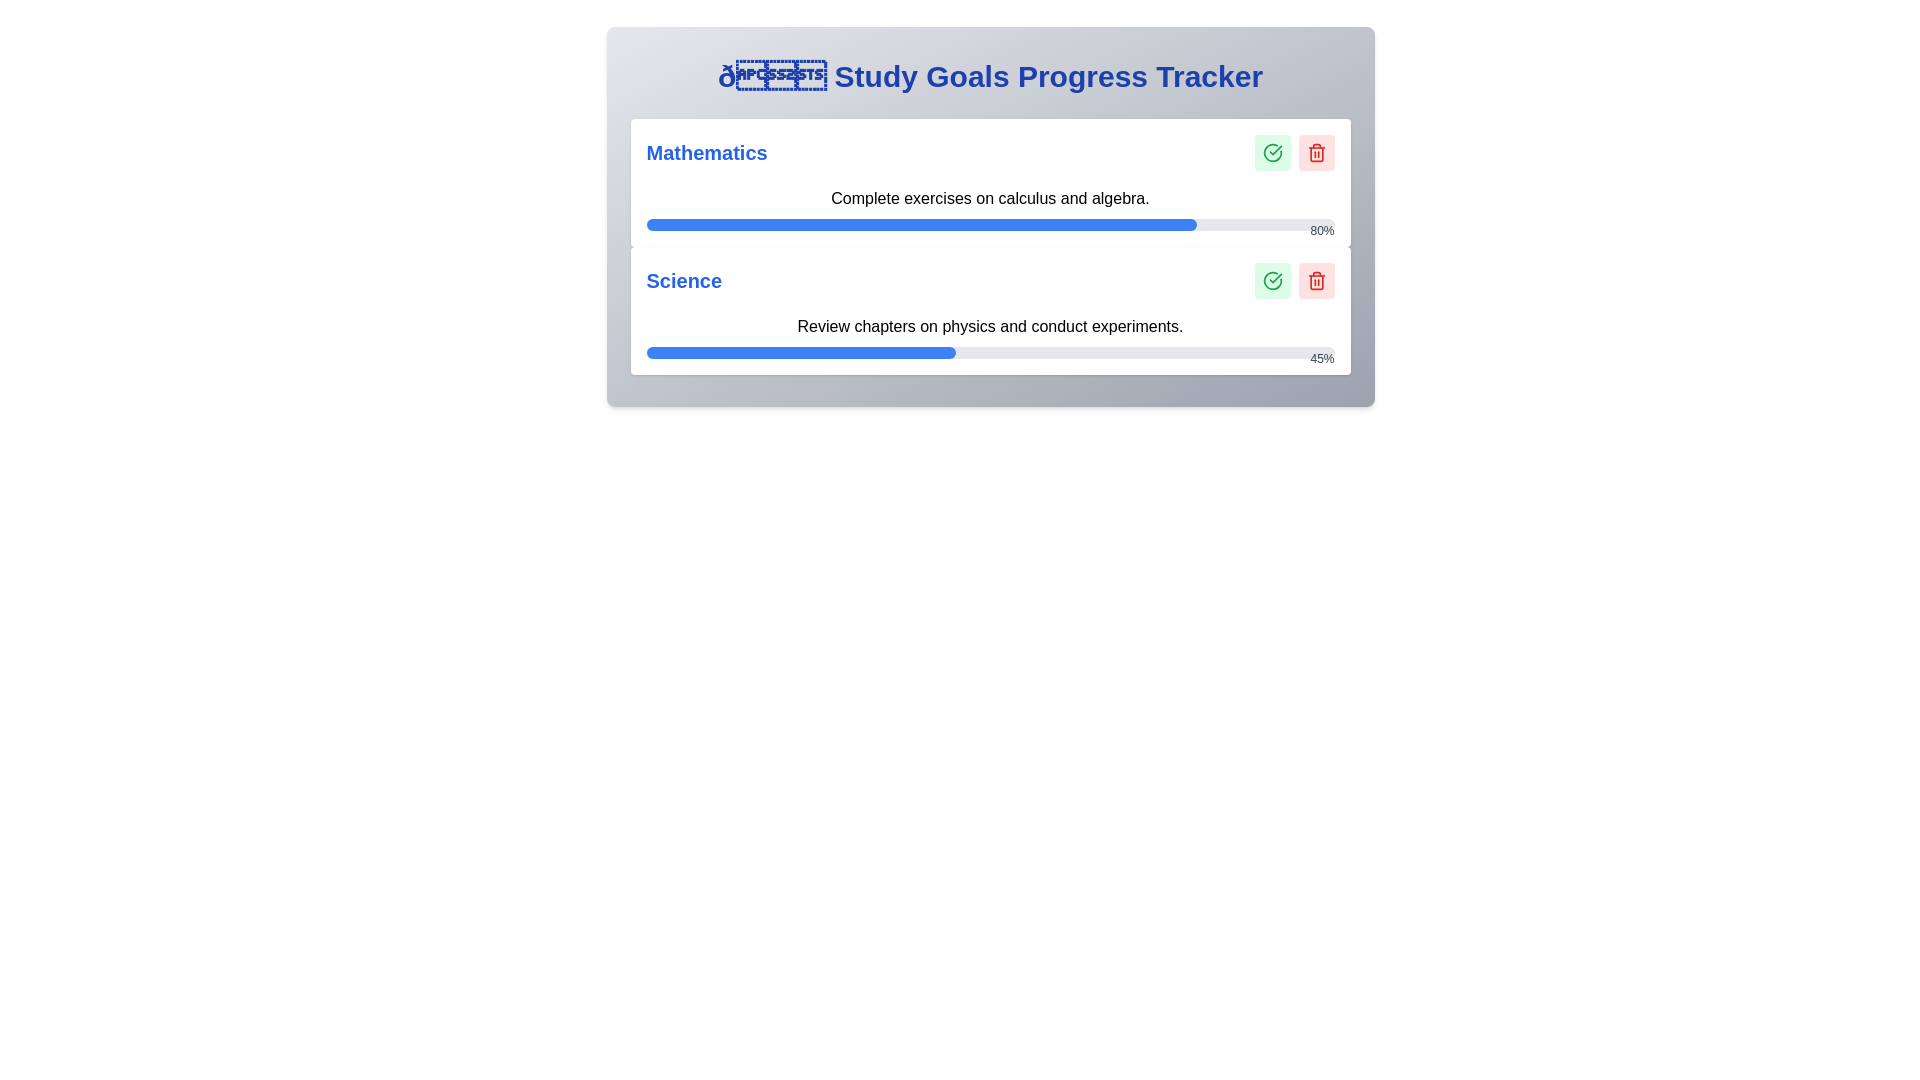 This screenshot has width=1920, height=1080. I want to click on the 'delete' action button located in the upper-right section of the second card under the 'Science' goal to interact via keyboard shortcuts, so click(1316, 281).